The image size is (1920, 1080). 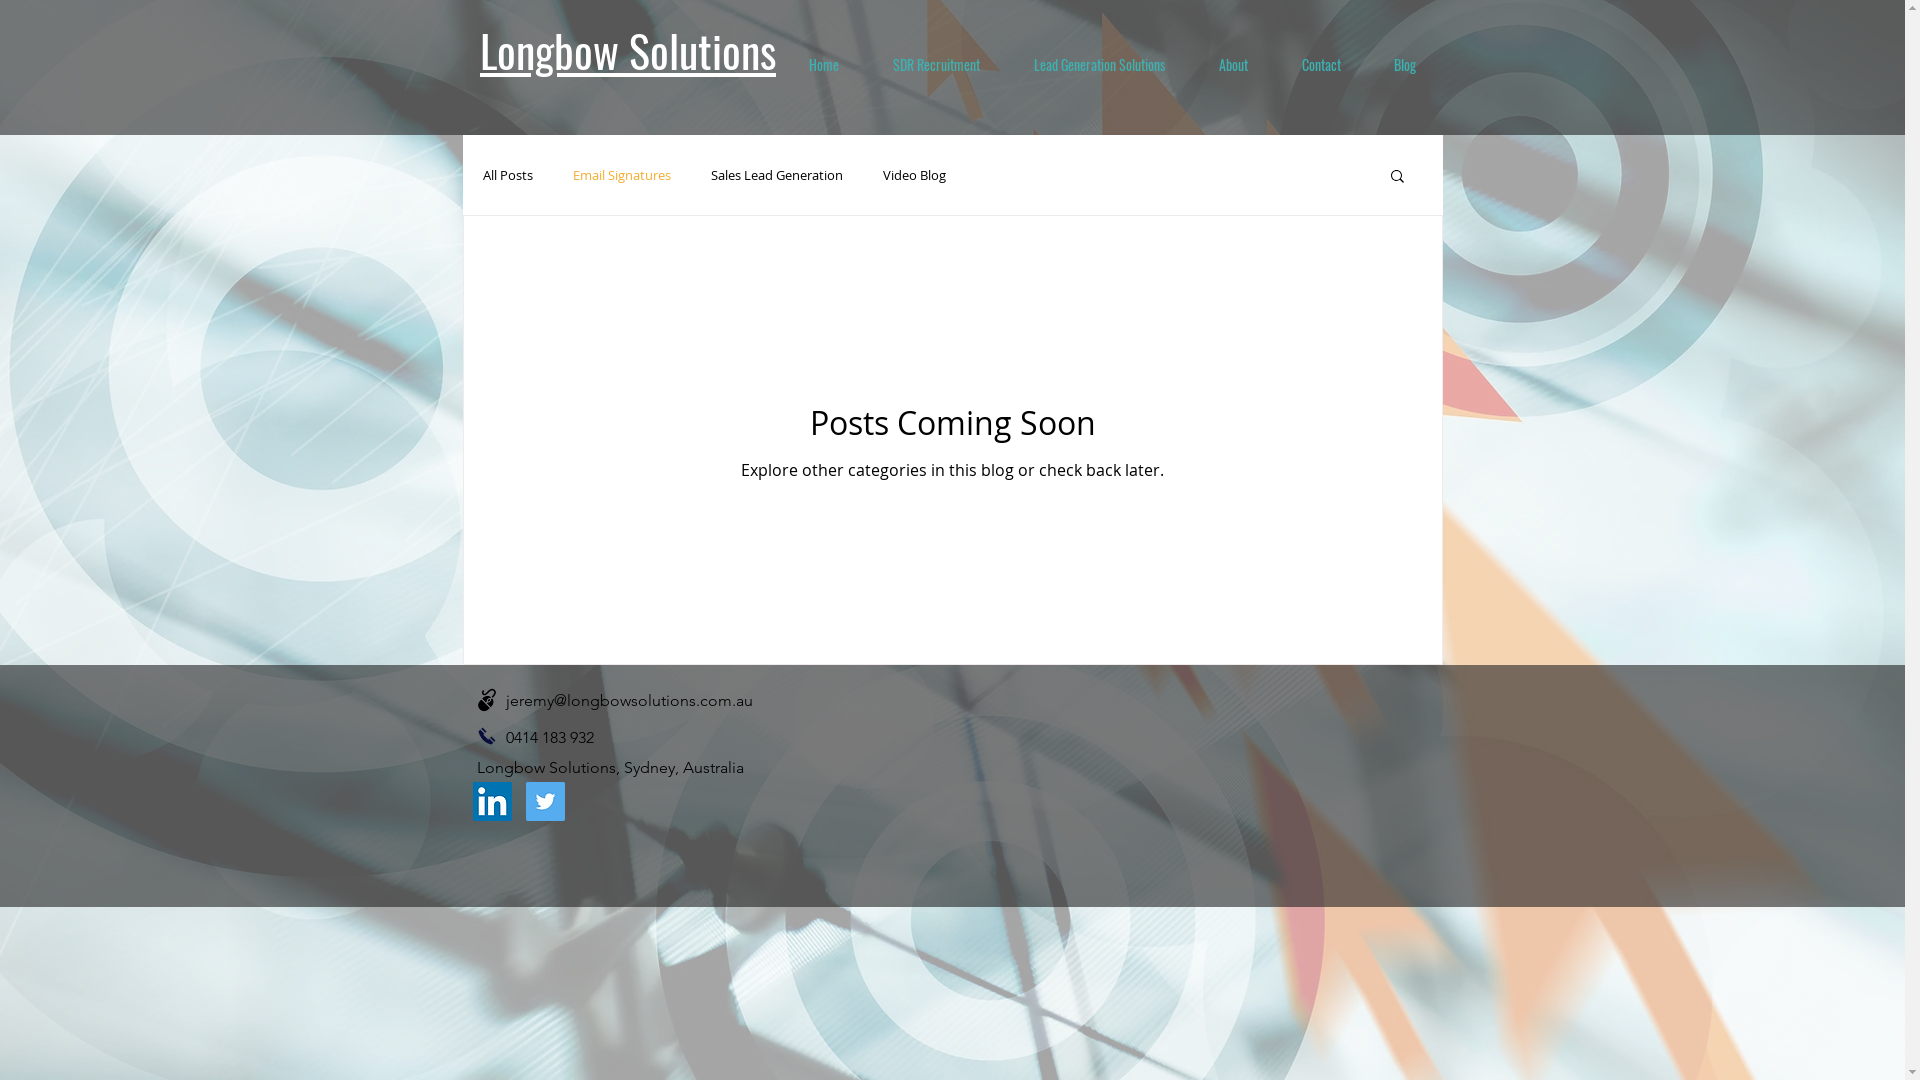 I want to click on 'All Posts', so click(x=507, y=173).